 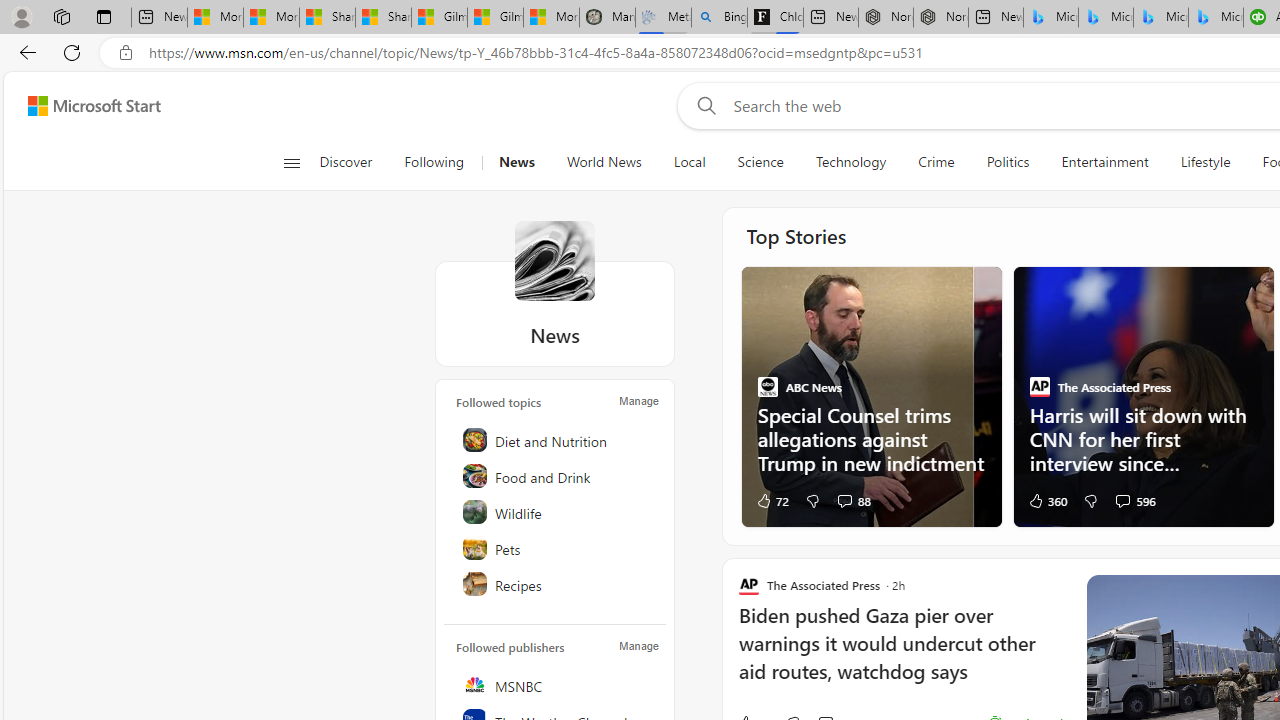 What do you see at coordinates (850, 162) in the screenshot?
I see `'Technology'` at bounding box center [850, 162].